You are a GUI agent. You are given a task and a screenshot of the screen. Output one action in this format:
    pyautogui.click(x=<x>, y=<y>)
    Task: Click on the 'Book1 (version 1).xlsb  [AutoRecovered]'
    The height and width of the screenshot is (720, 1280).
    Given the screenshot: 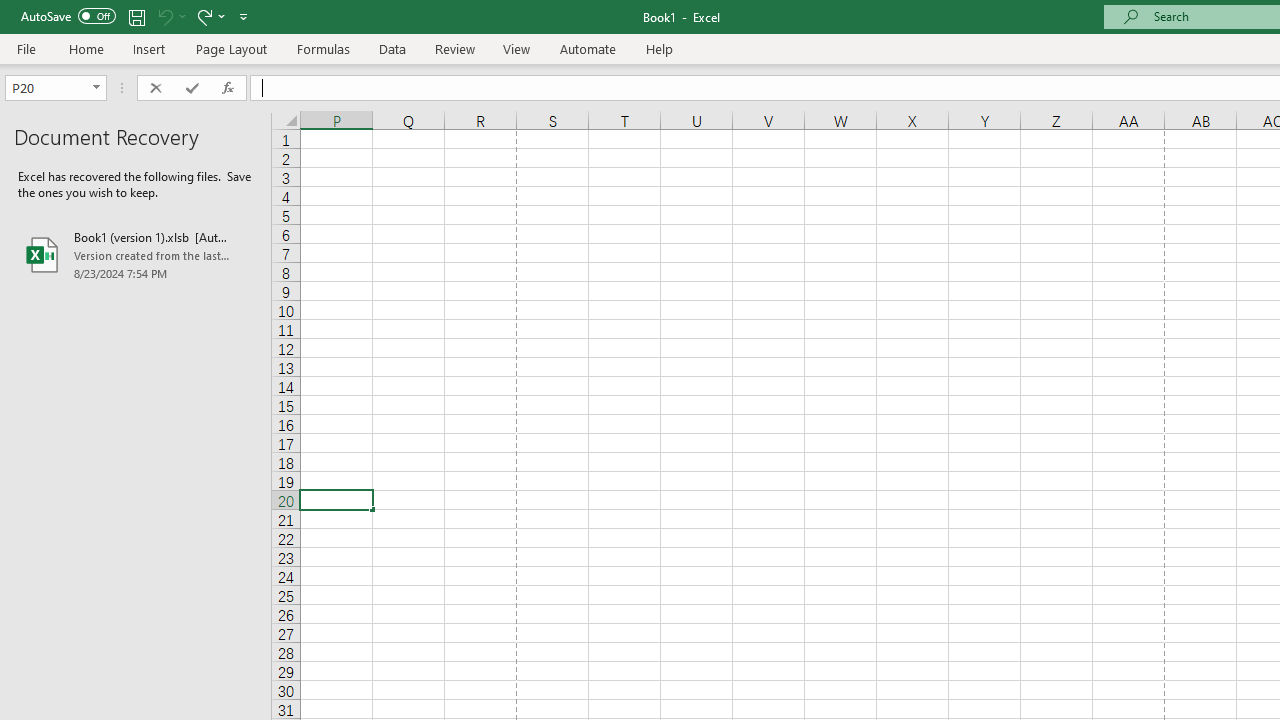 What is the action you would take?
    pyautogui.click(x=135, y=253)
    